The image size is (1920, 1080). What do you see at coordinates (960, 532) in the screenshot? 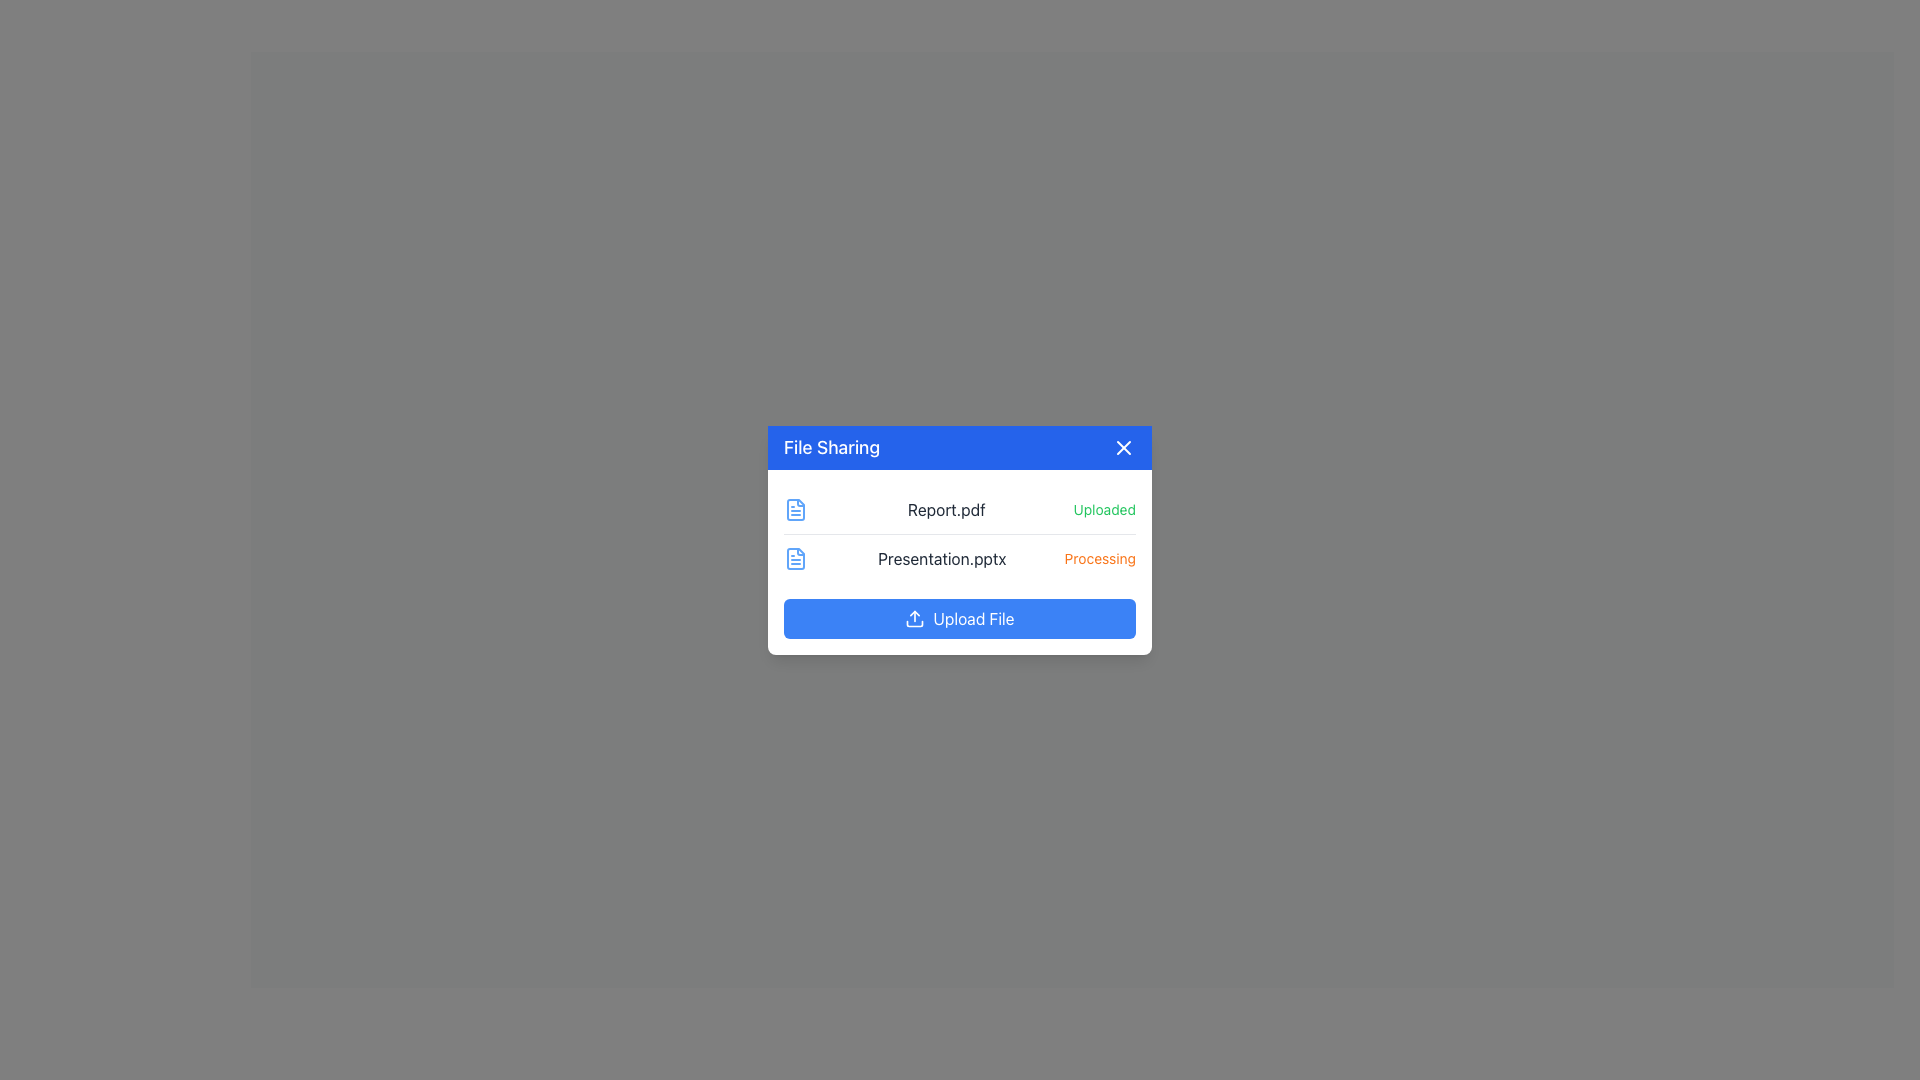
I see `the file list component` at bounding box center [960, 532].